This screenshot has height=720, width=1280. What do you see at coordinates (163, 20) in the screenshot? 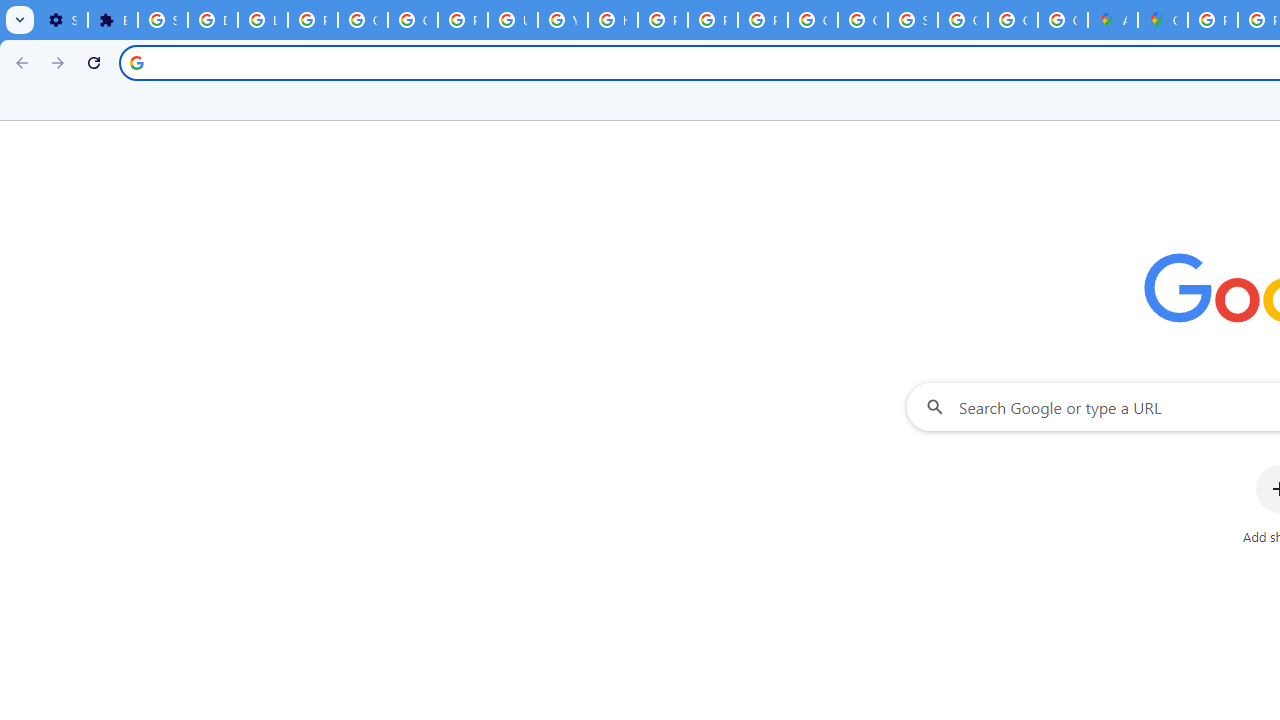
I see `'Sign in - Google Accounts'` at bounding box center [163, 20].